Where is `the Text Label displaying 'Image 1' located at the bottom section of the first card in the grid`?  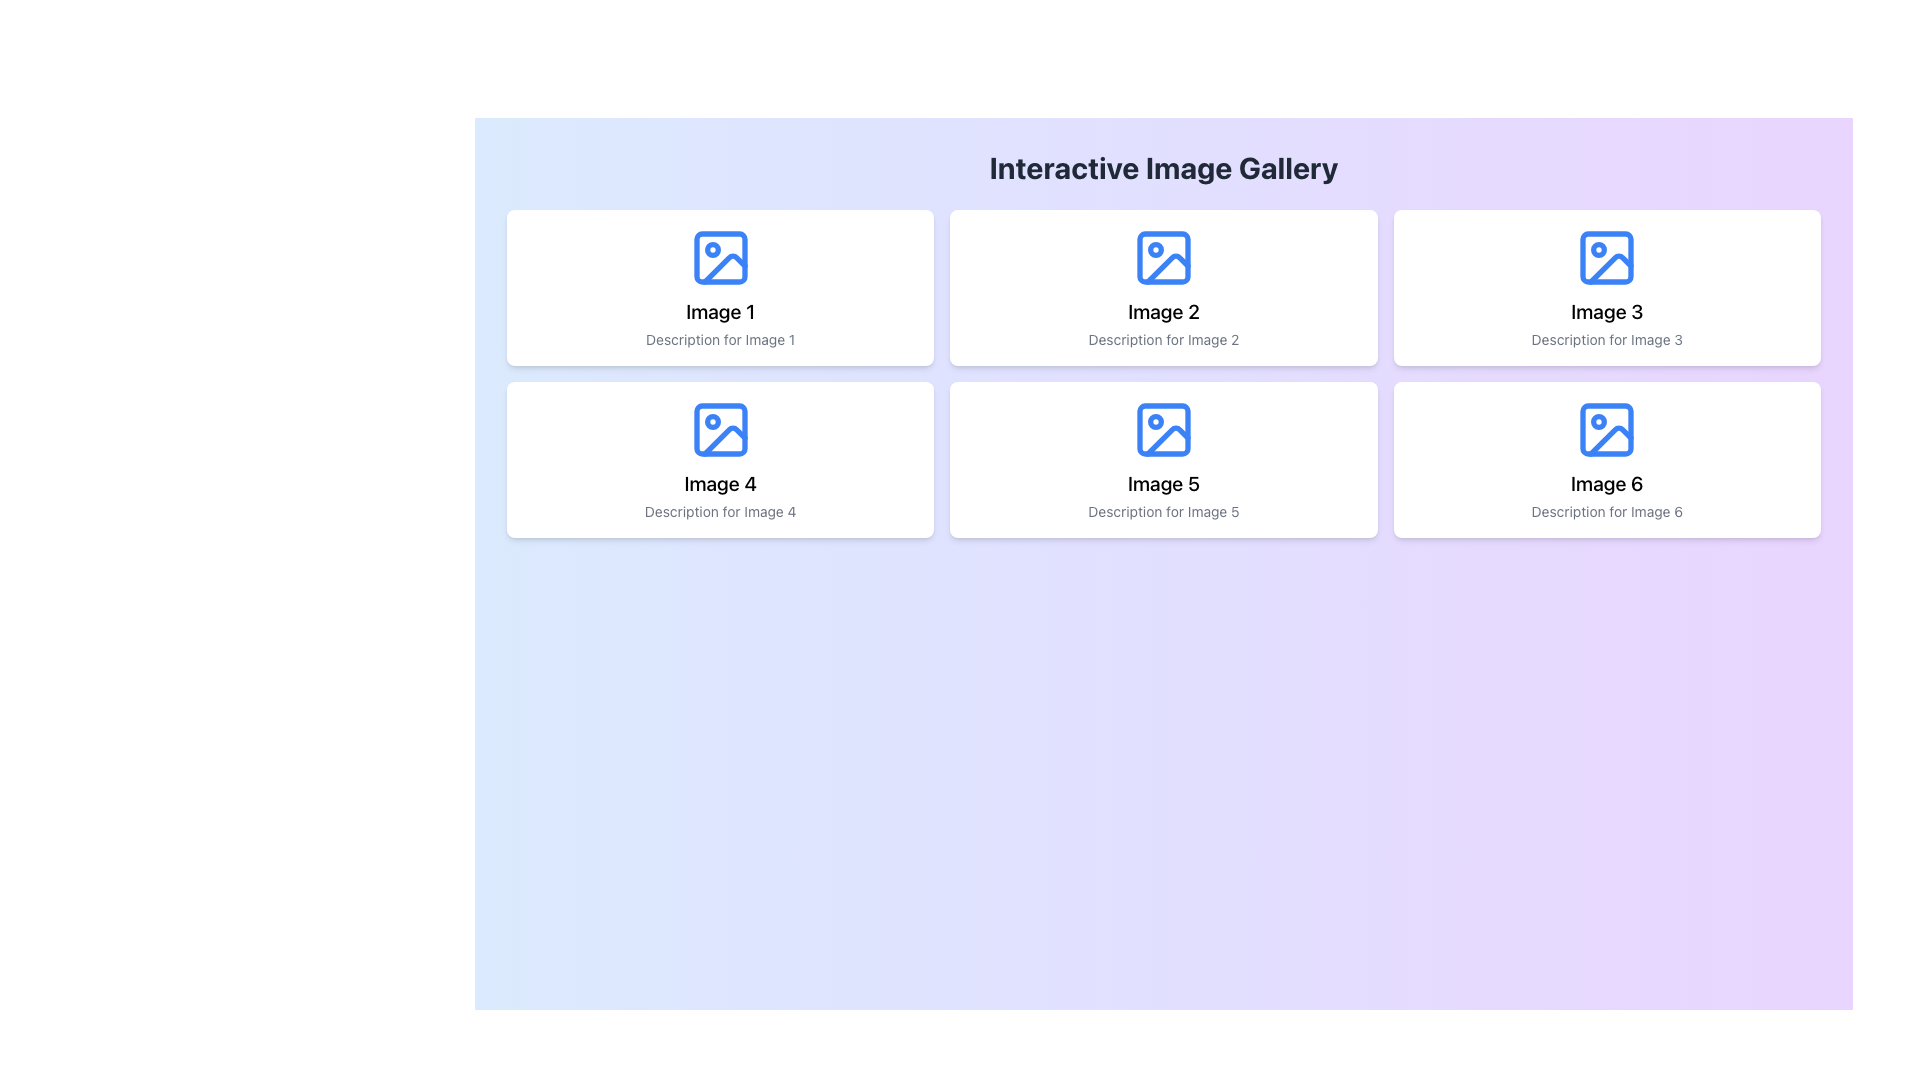 the Text Label displaying 'Image 1' located at the bottom section of the first card in the grid is located at coordinates (720, 312).